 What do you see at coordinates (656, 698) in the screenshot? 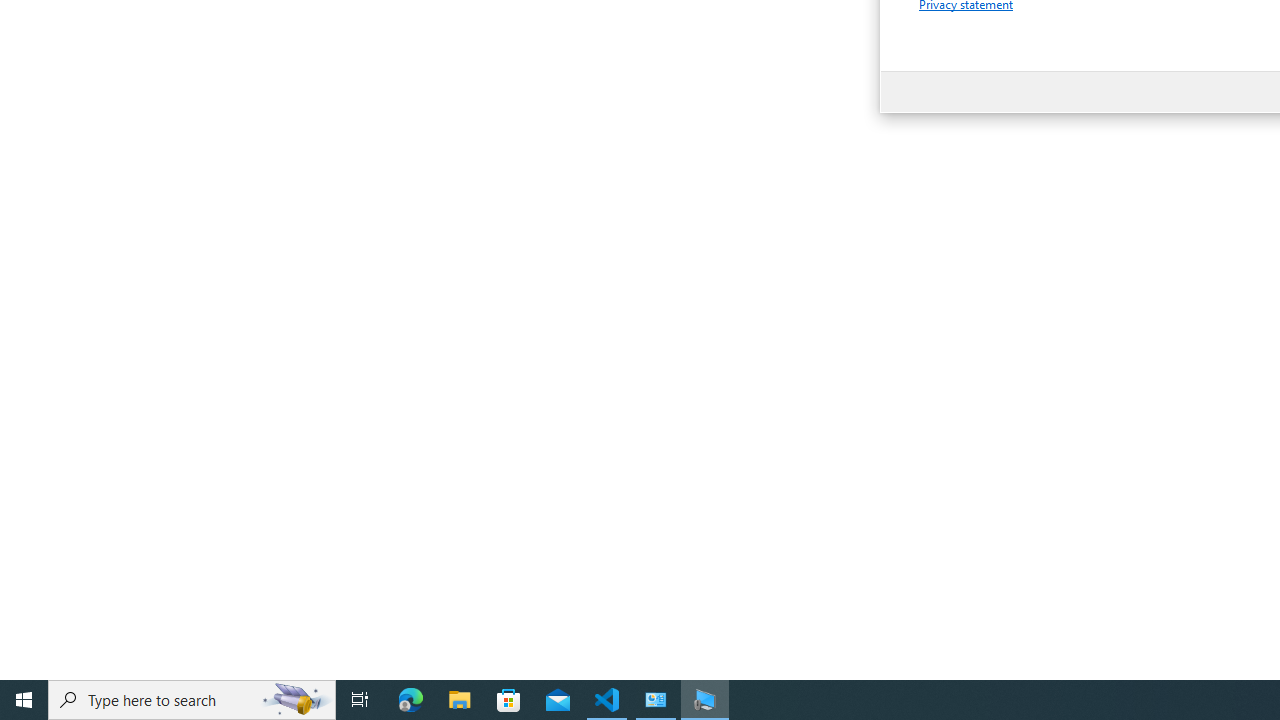
I see `'Control Panel - 1 running window'` at bounding box center [656, 698].